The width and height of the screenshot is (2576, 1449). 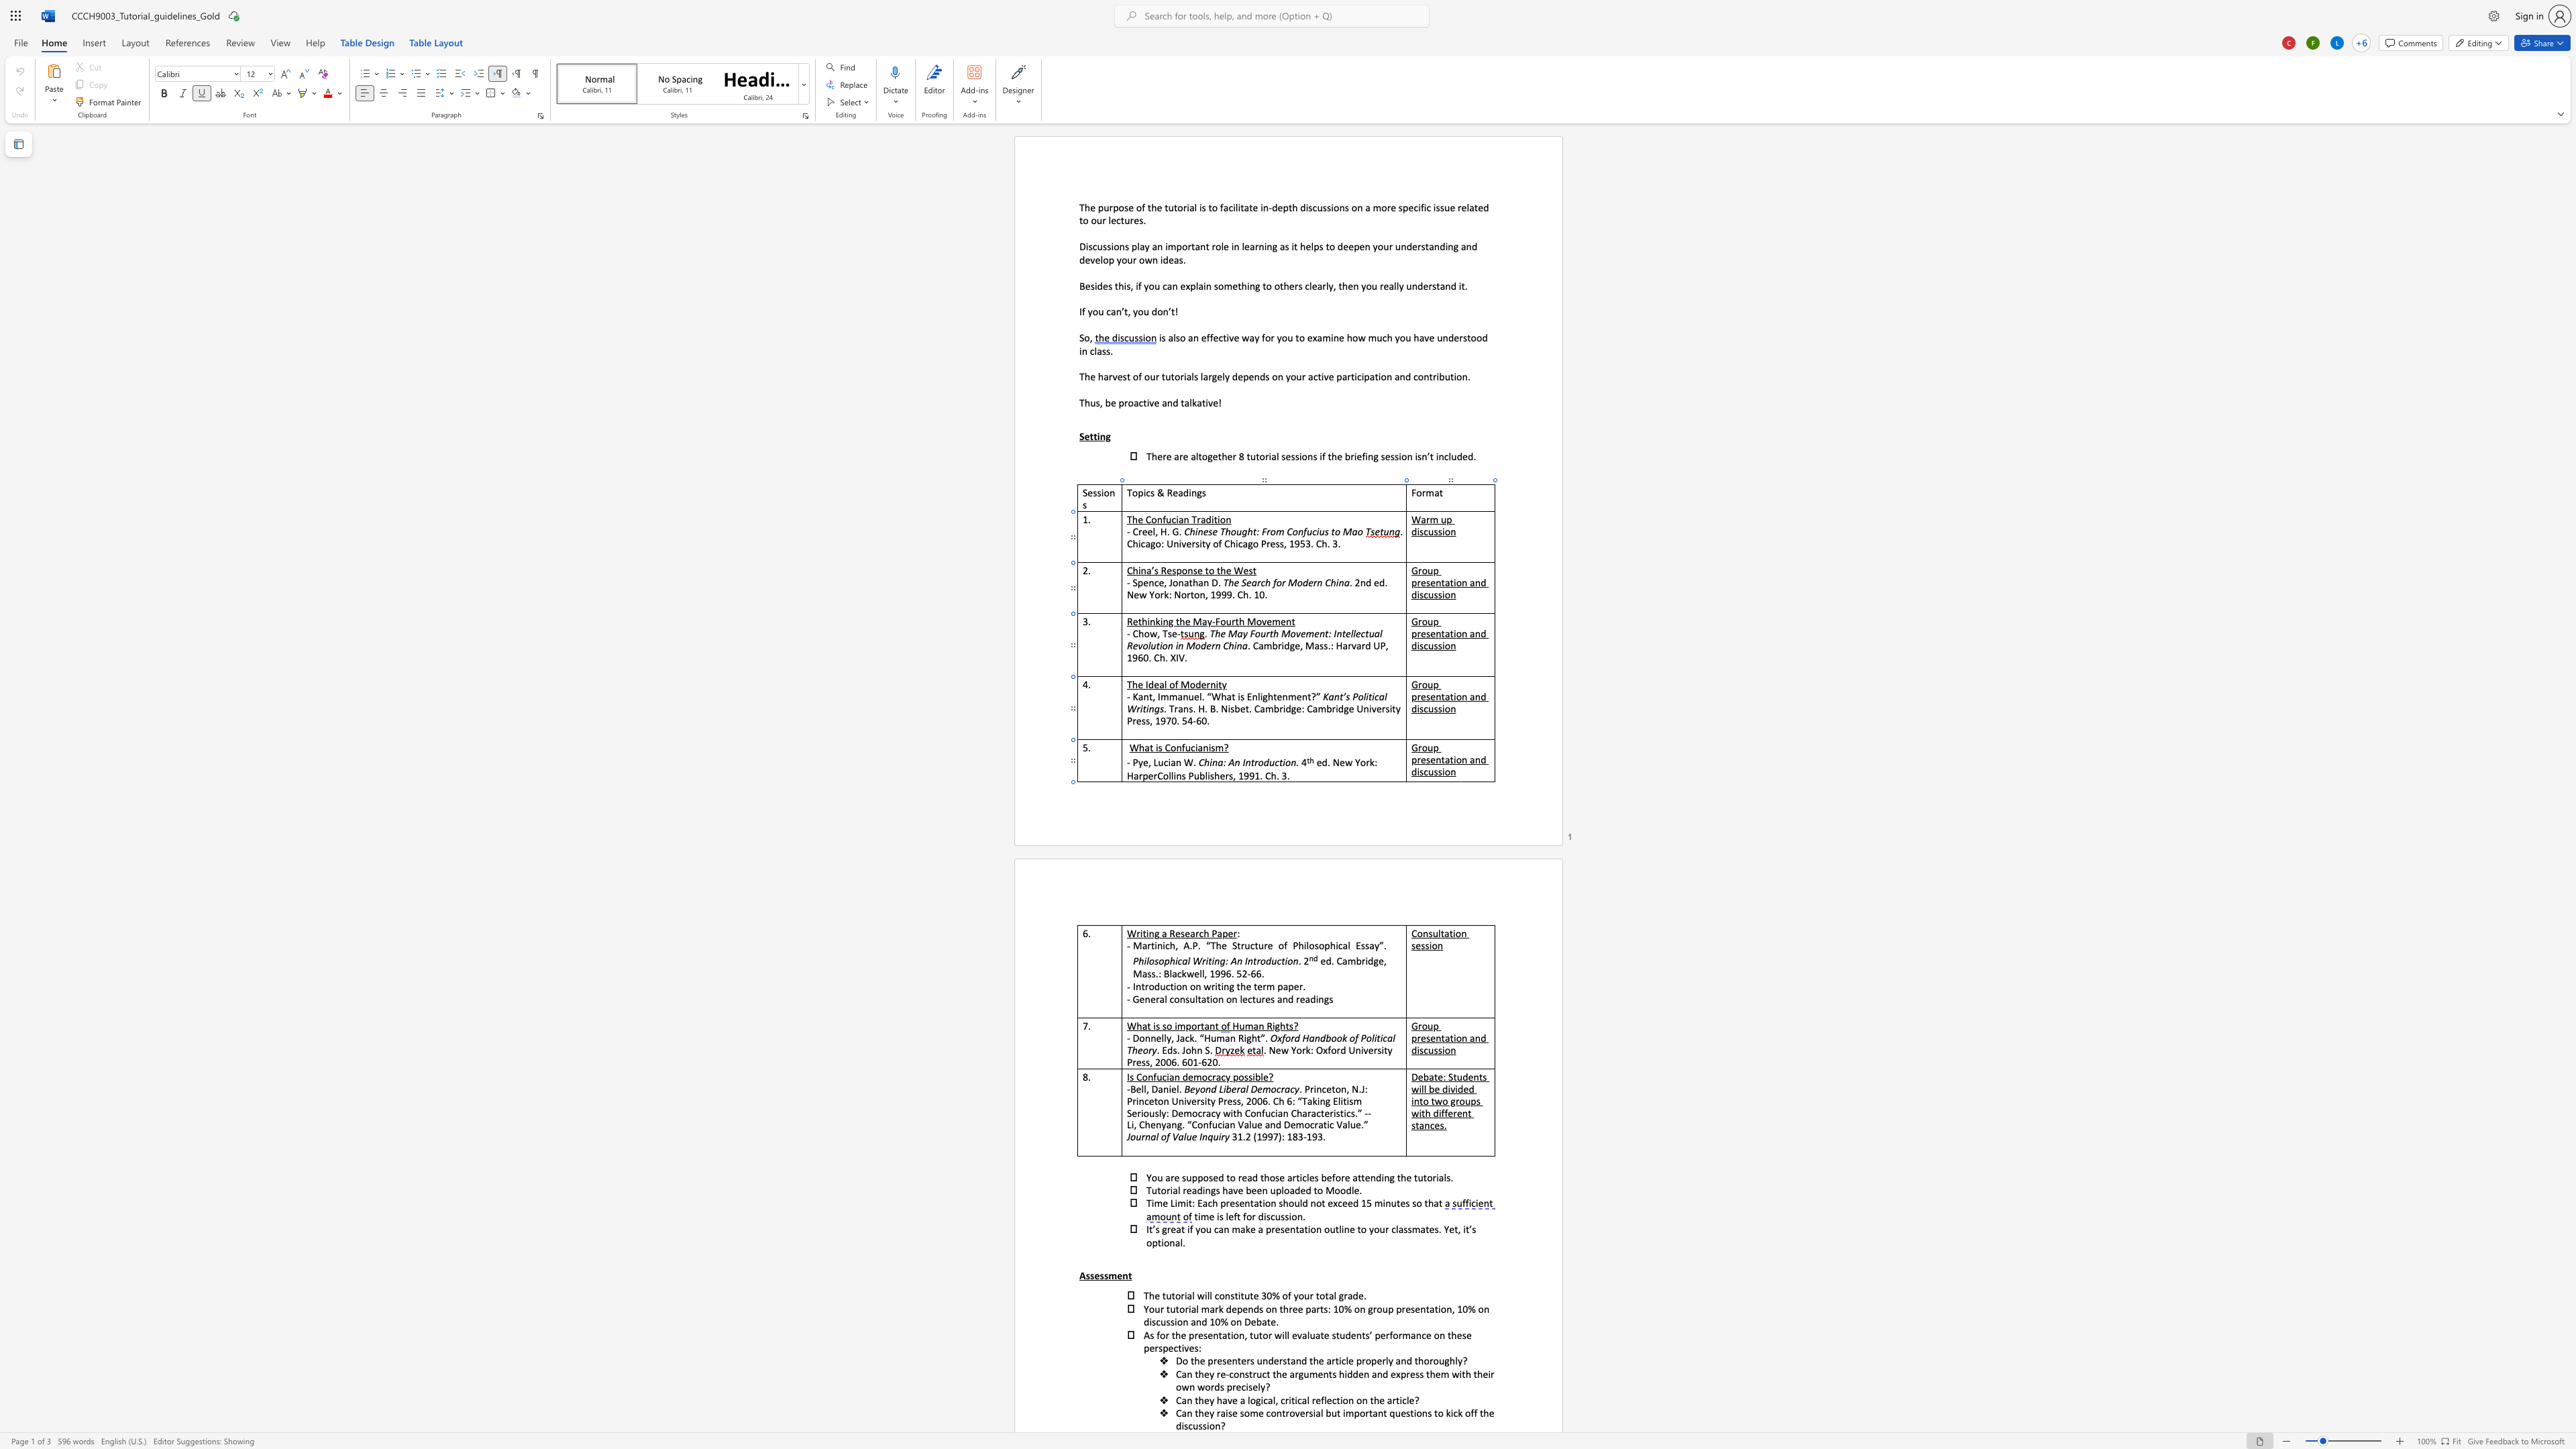 I want to click on the space between the continuous character "e" and "," in the text, so click(x=1146, y=763).